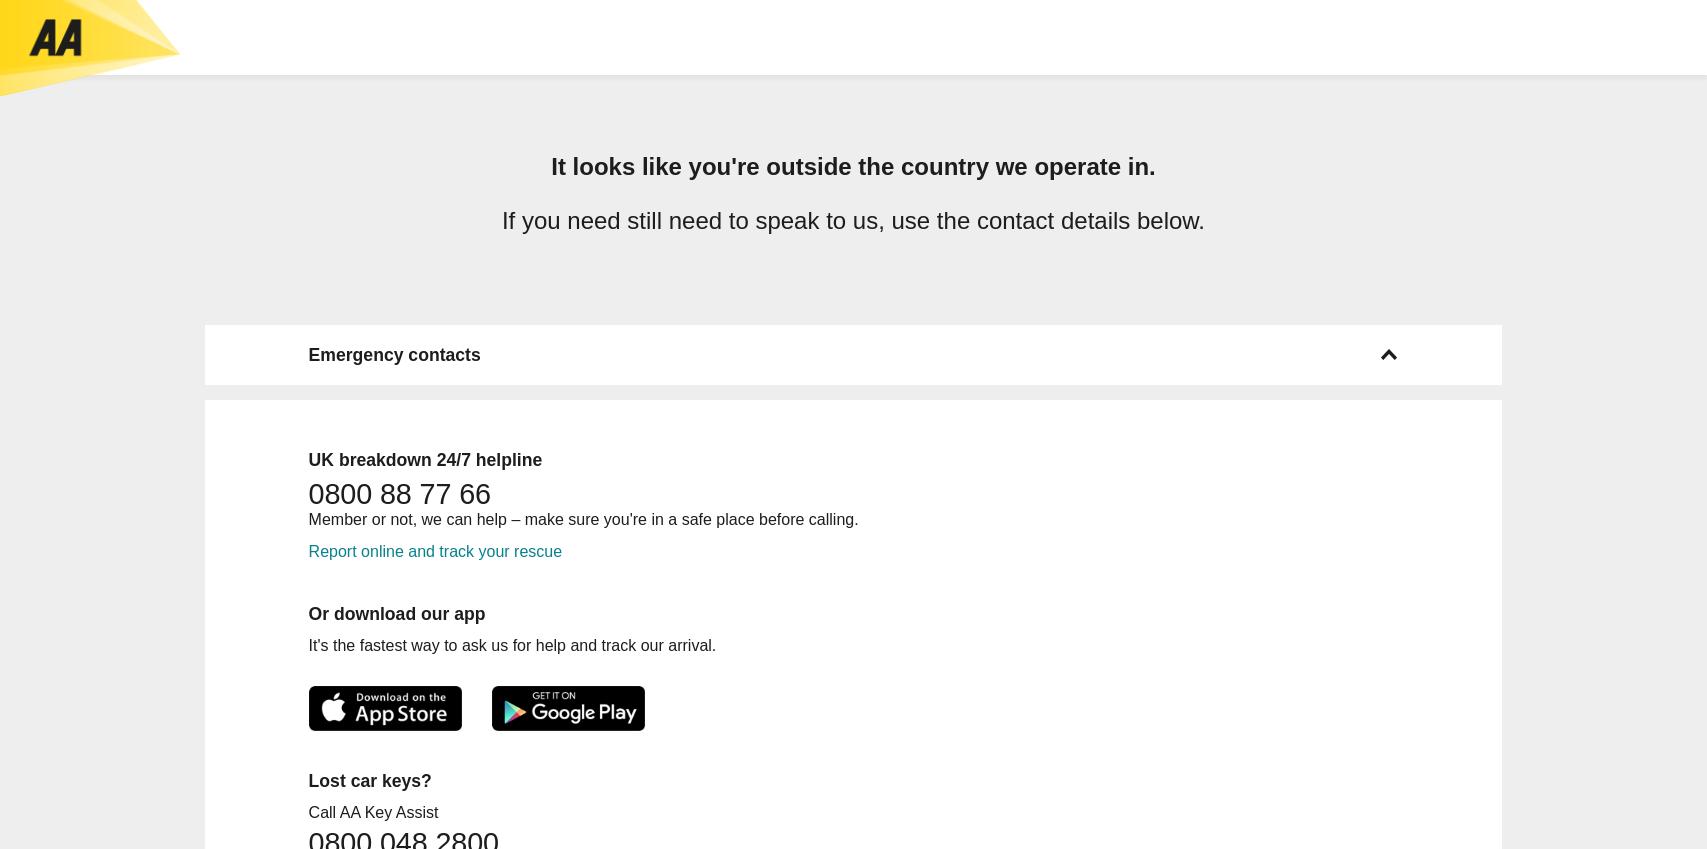  Describe the element at coordinates (582, 517) in the screenshot. I see `'Member or not, we can help – make sure you're in a safe place before calling.'` at that location.